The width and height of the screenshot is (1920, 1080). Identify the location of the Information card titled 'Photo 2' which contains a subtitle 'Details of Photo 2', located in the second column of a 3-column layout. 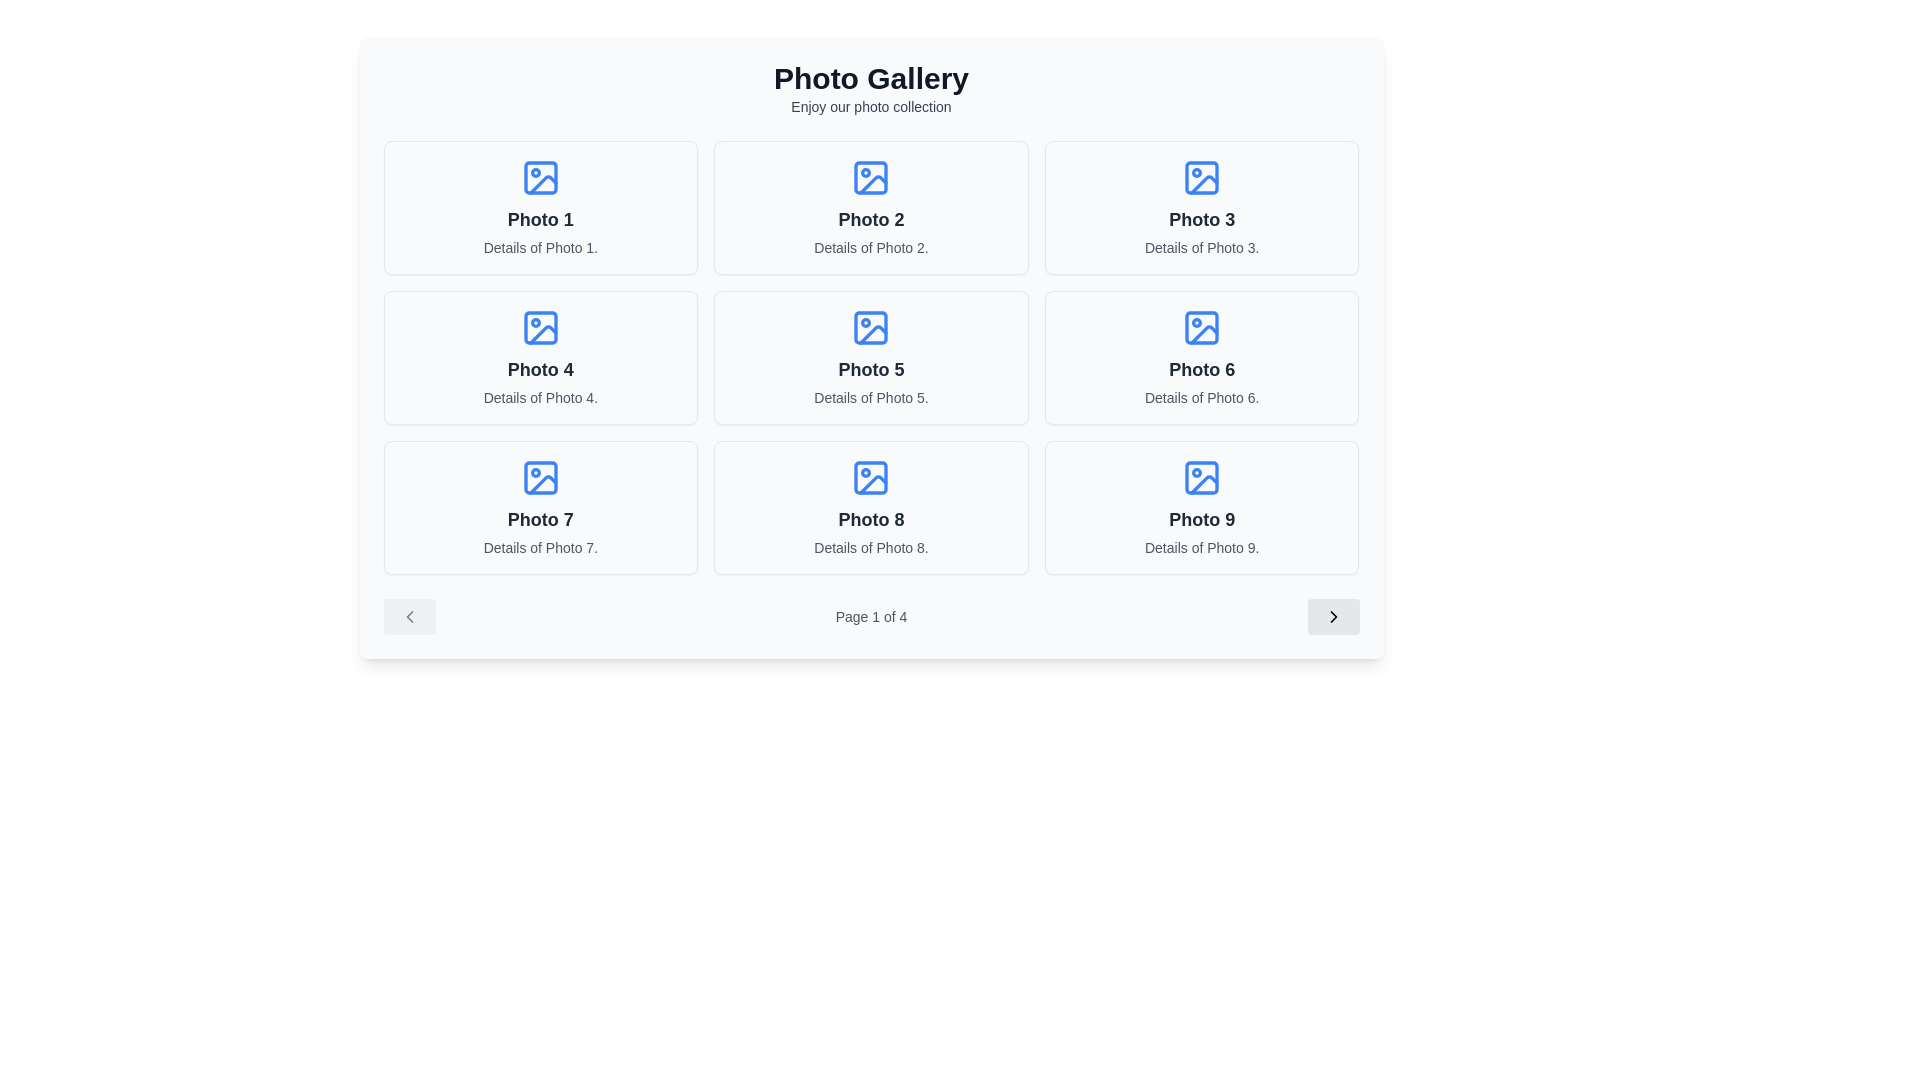
(871, 208).